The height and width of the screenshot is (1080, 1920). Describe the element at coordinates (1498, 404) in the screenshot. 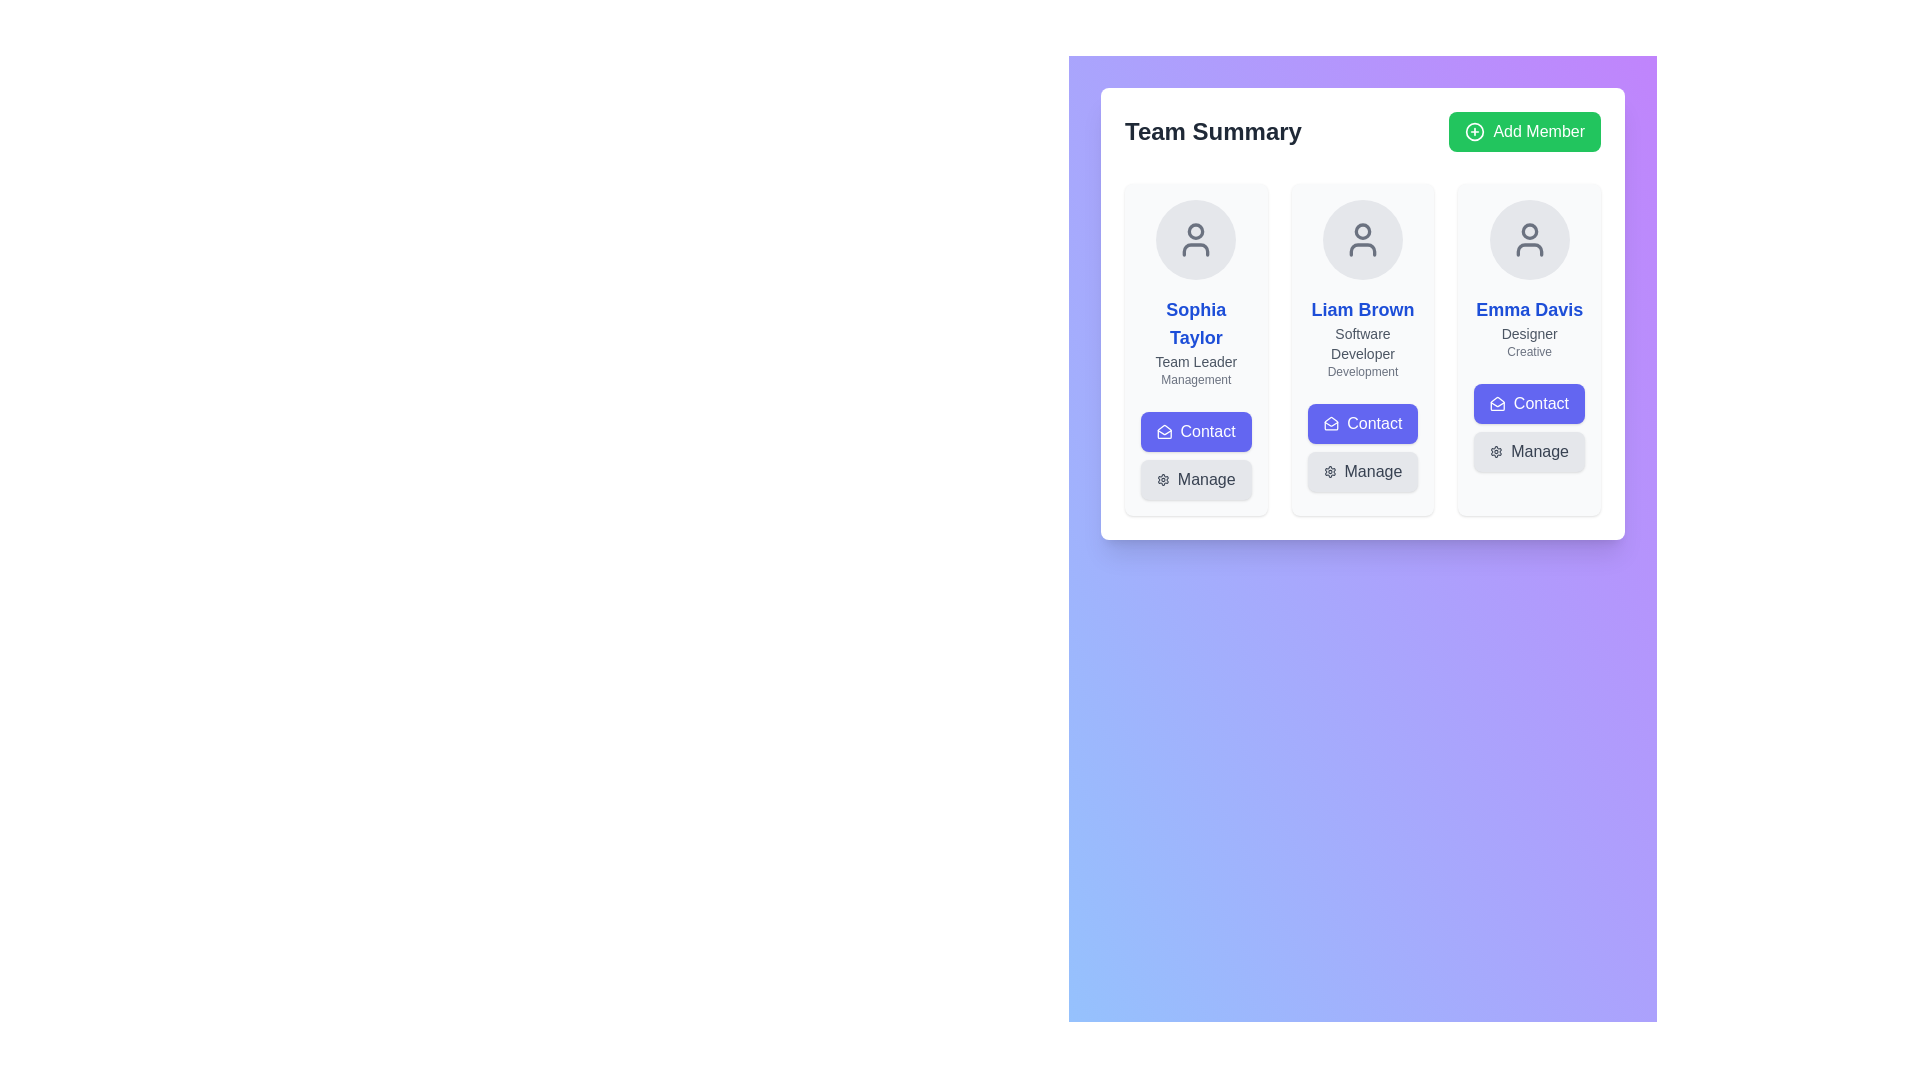

I see `the mail or contact vector icon located within the 'Contact' button on the third card labeled 'Emma Davis'` at that location.